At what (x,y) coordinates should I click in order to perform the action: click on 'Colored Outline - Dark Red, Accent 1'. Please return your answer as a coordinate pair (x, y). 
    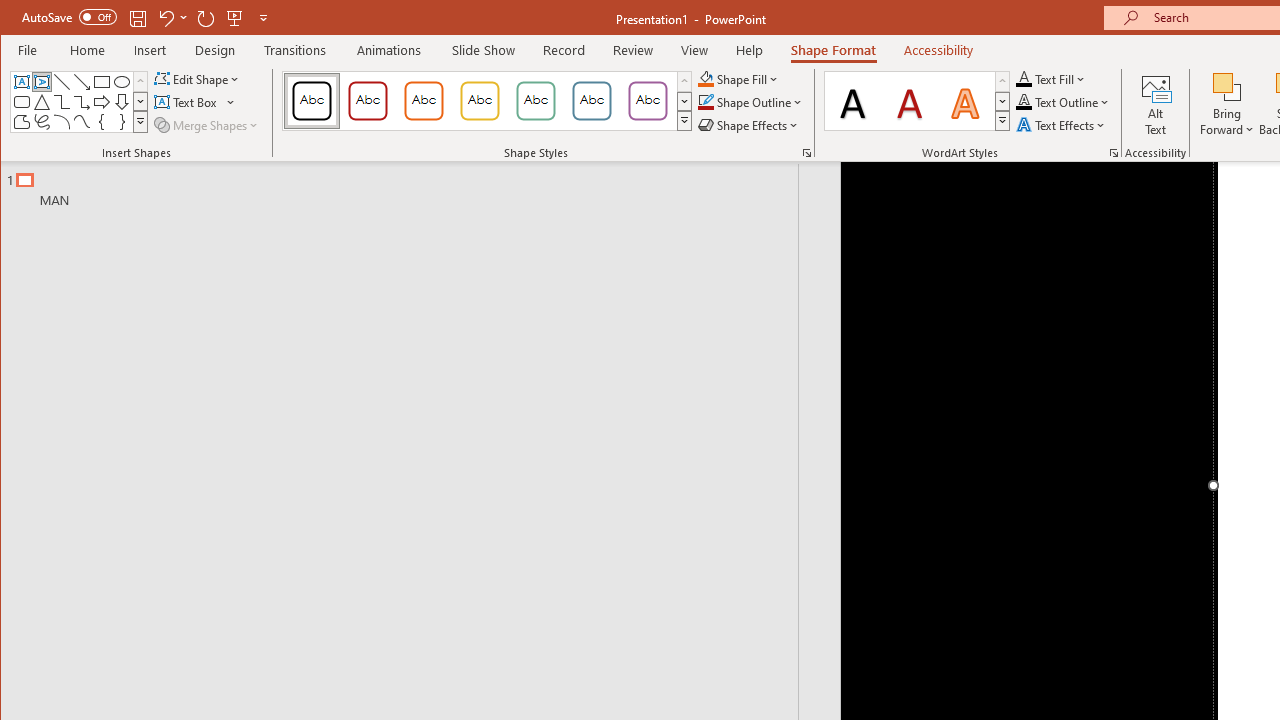
    Looking at the image, I should click on (368, 100).